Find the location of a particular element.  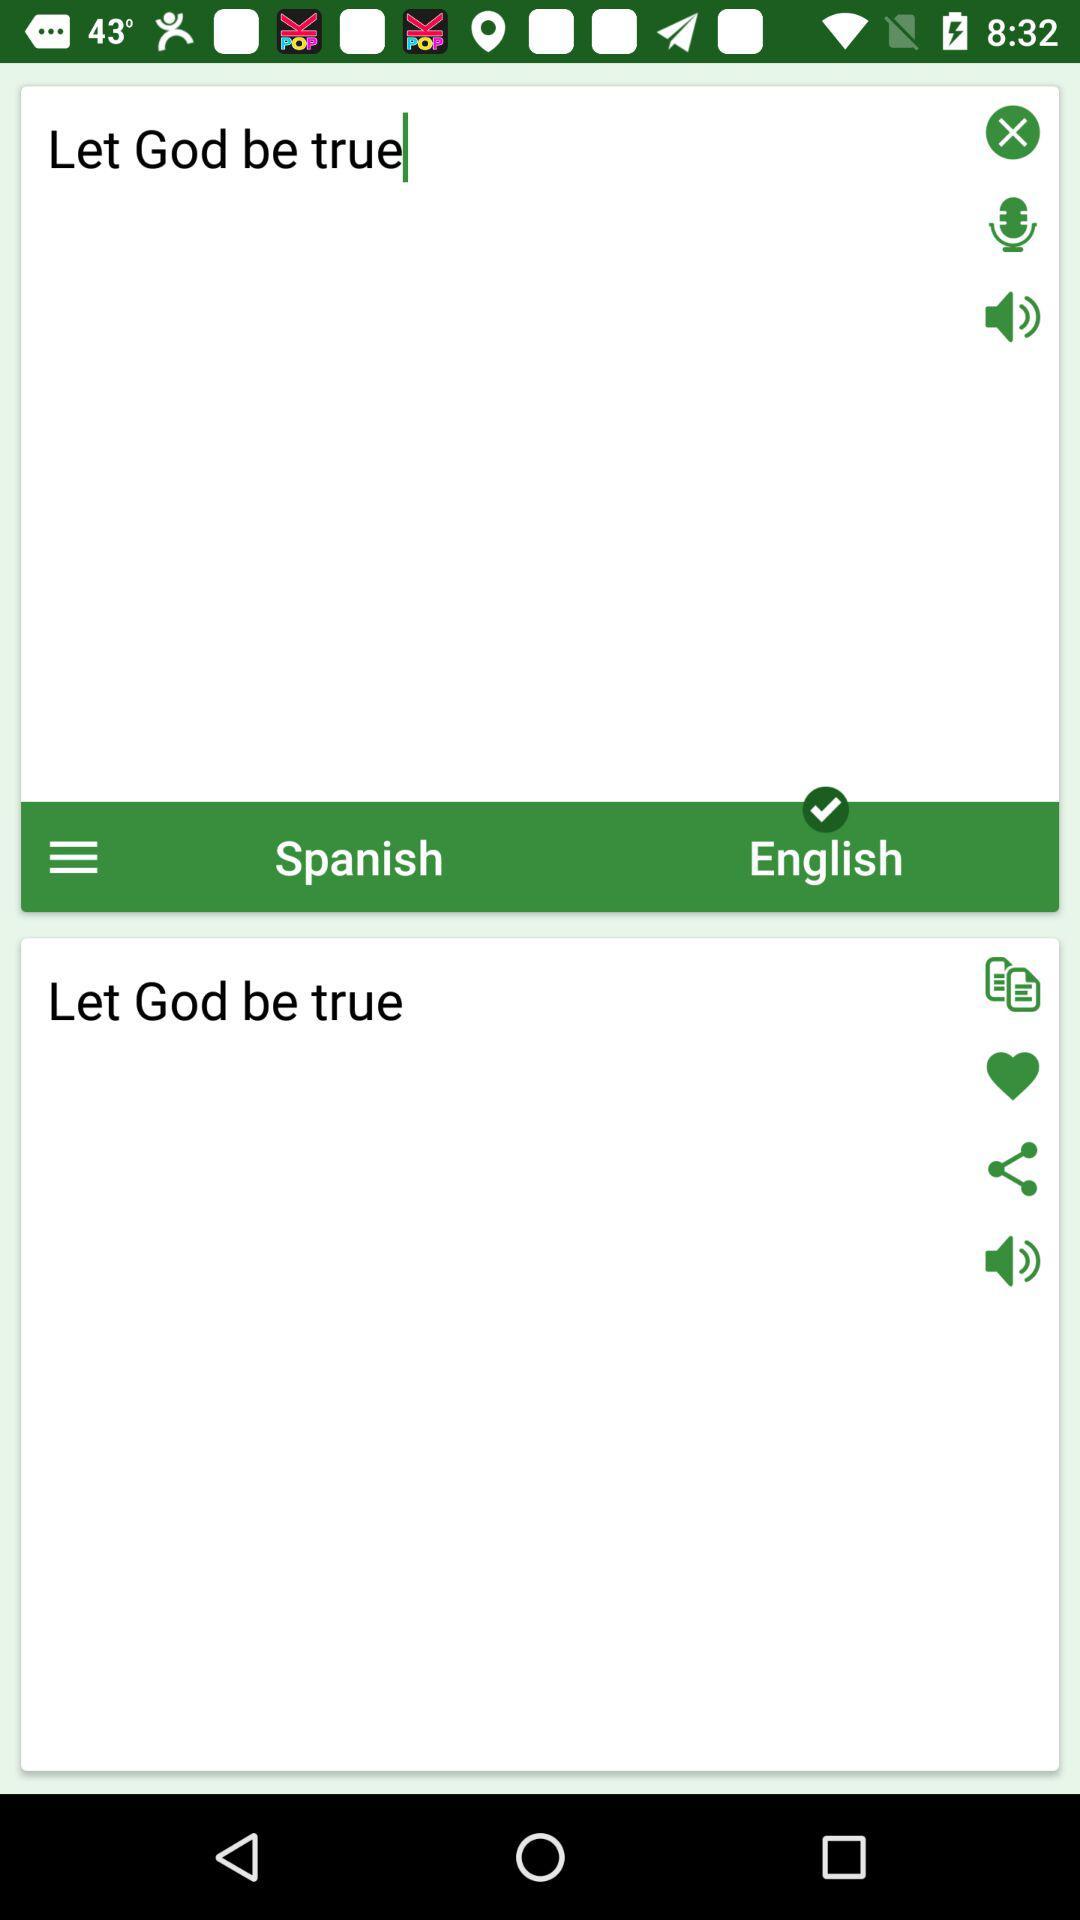

read aloud is located at coordinates (1012, 315).